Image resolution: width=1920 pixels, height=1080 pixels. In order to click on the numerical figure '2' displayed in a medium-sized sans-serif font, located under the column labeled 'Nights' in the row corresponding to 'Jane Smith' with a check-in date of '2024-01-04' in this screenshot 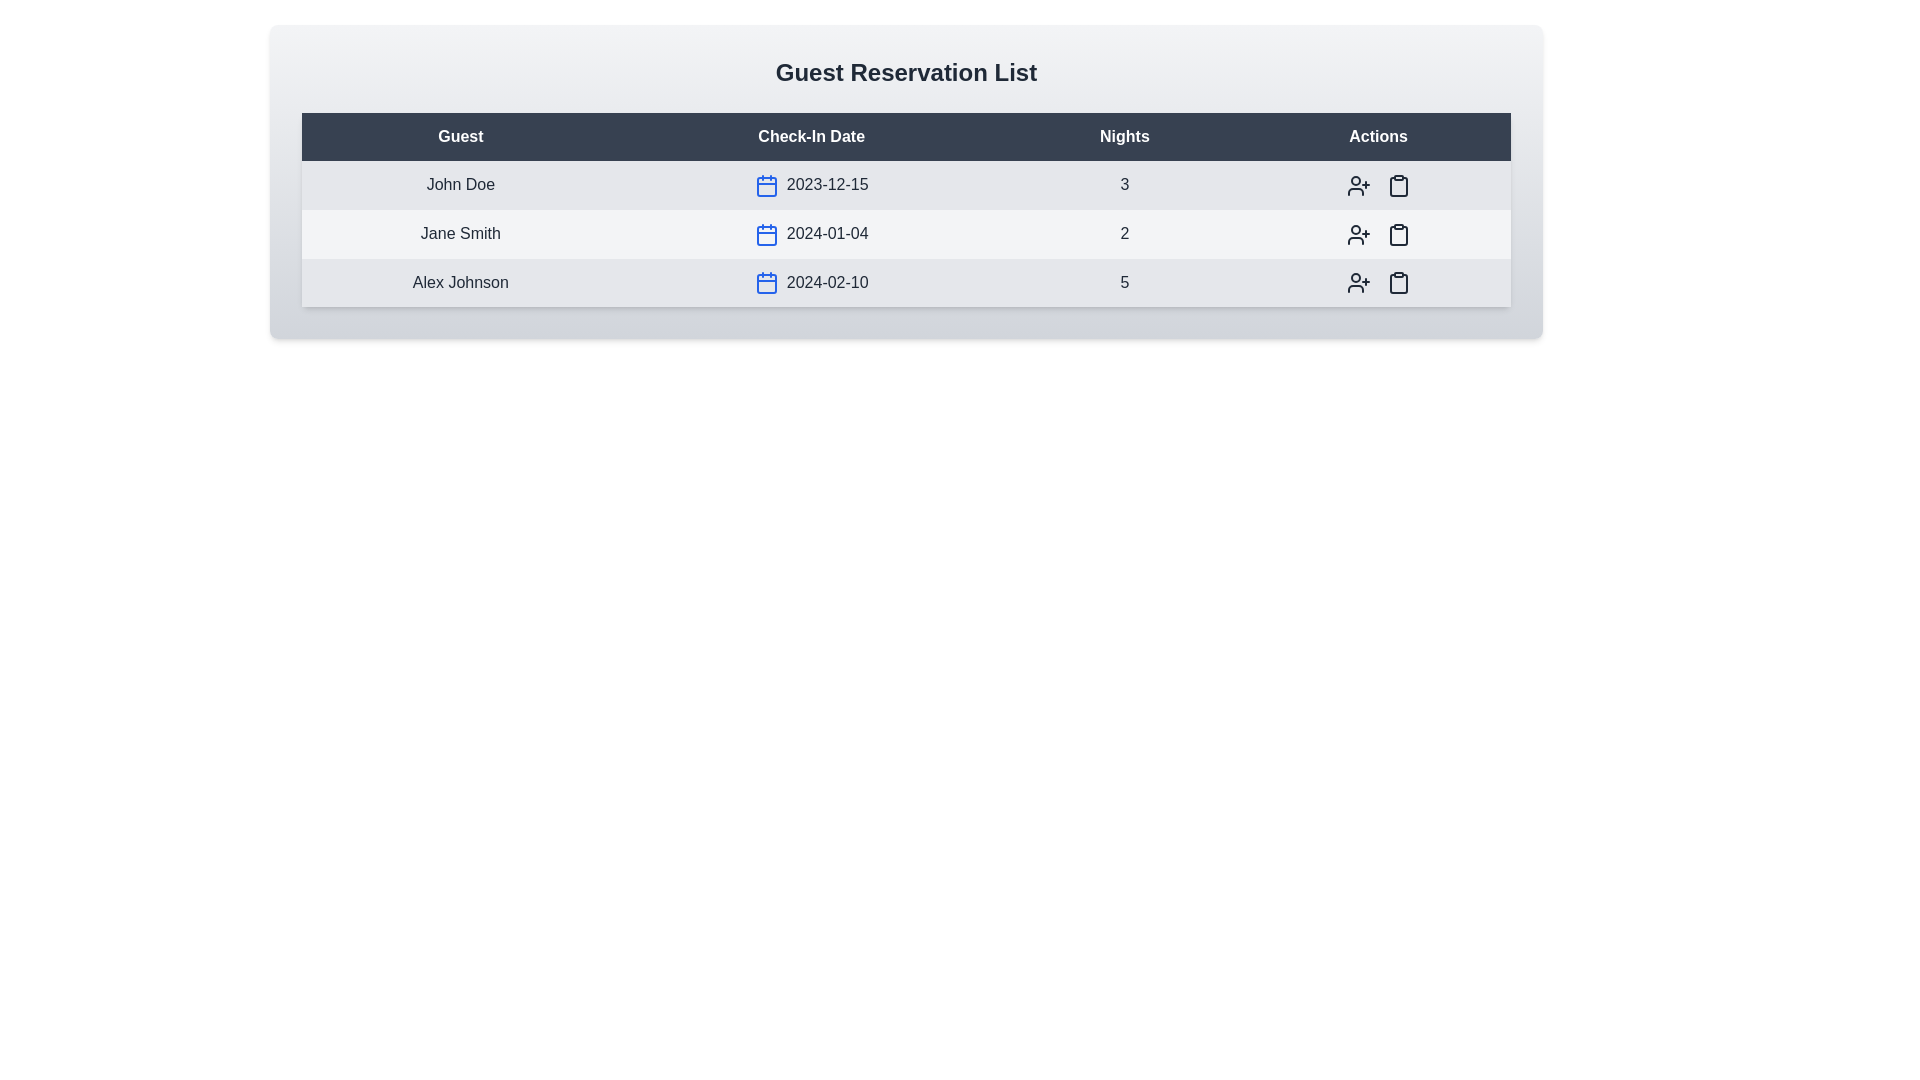, I will do `click(1124, 233)`.